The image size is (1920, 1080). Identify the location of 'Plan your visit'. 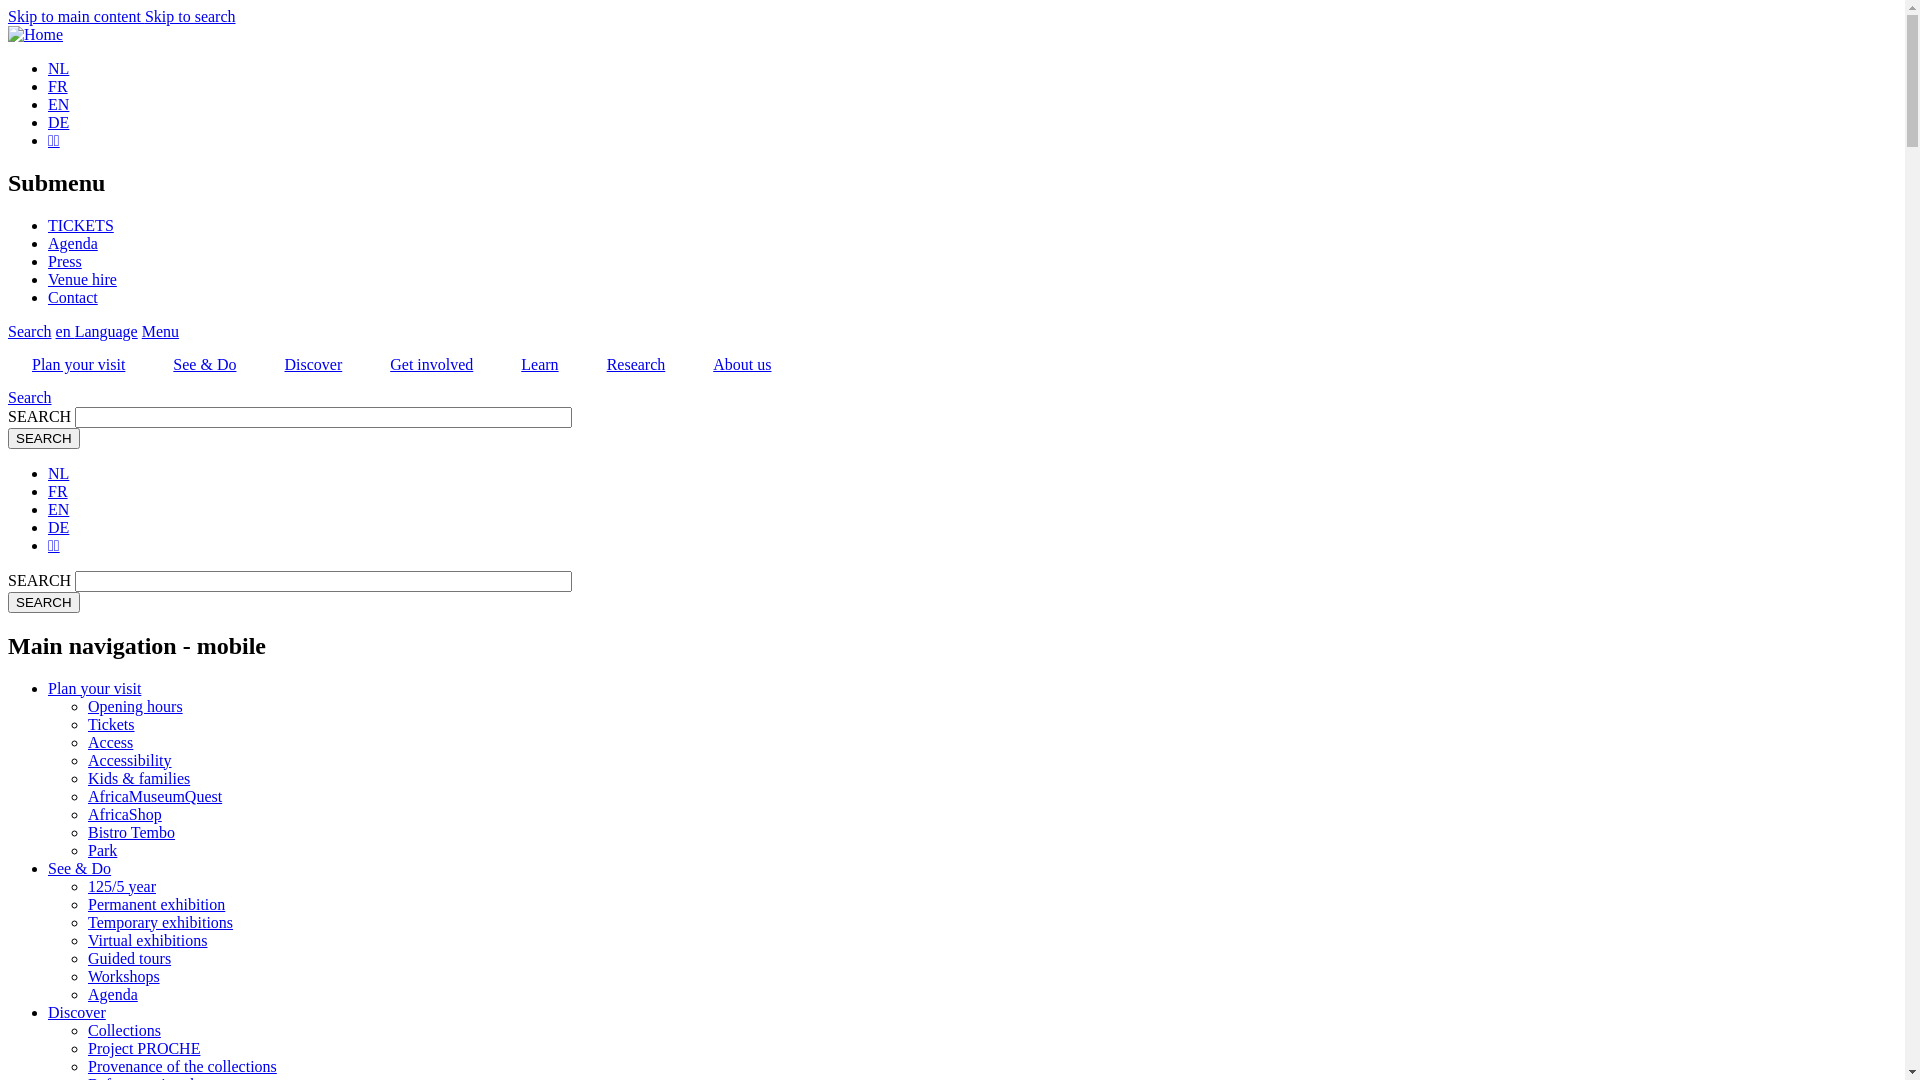
(78, 365).